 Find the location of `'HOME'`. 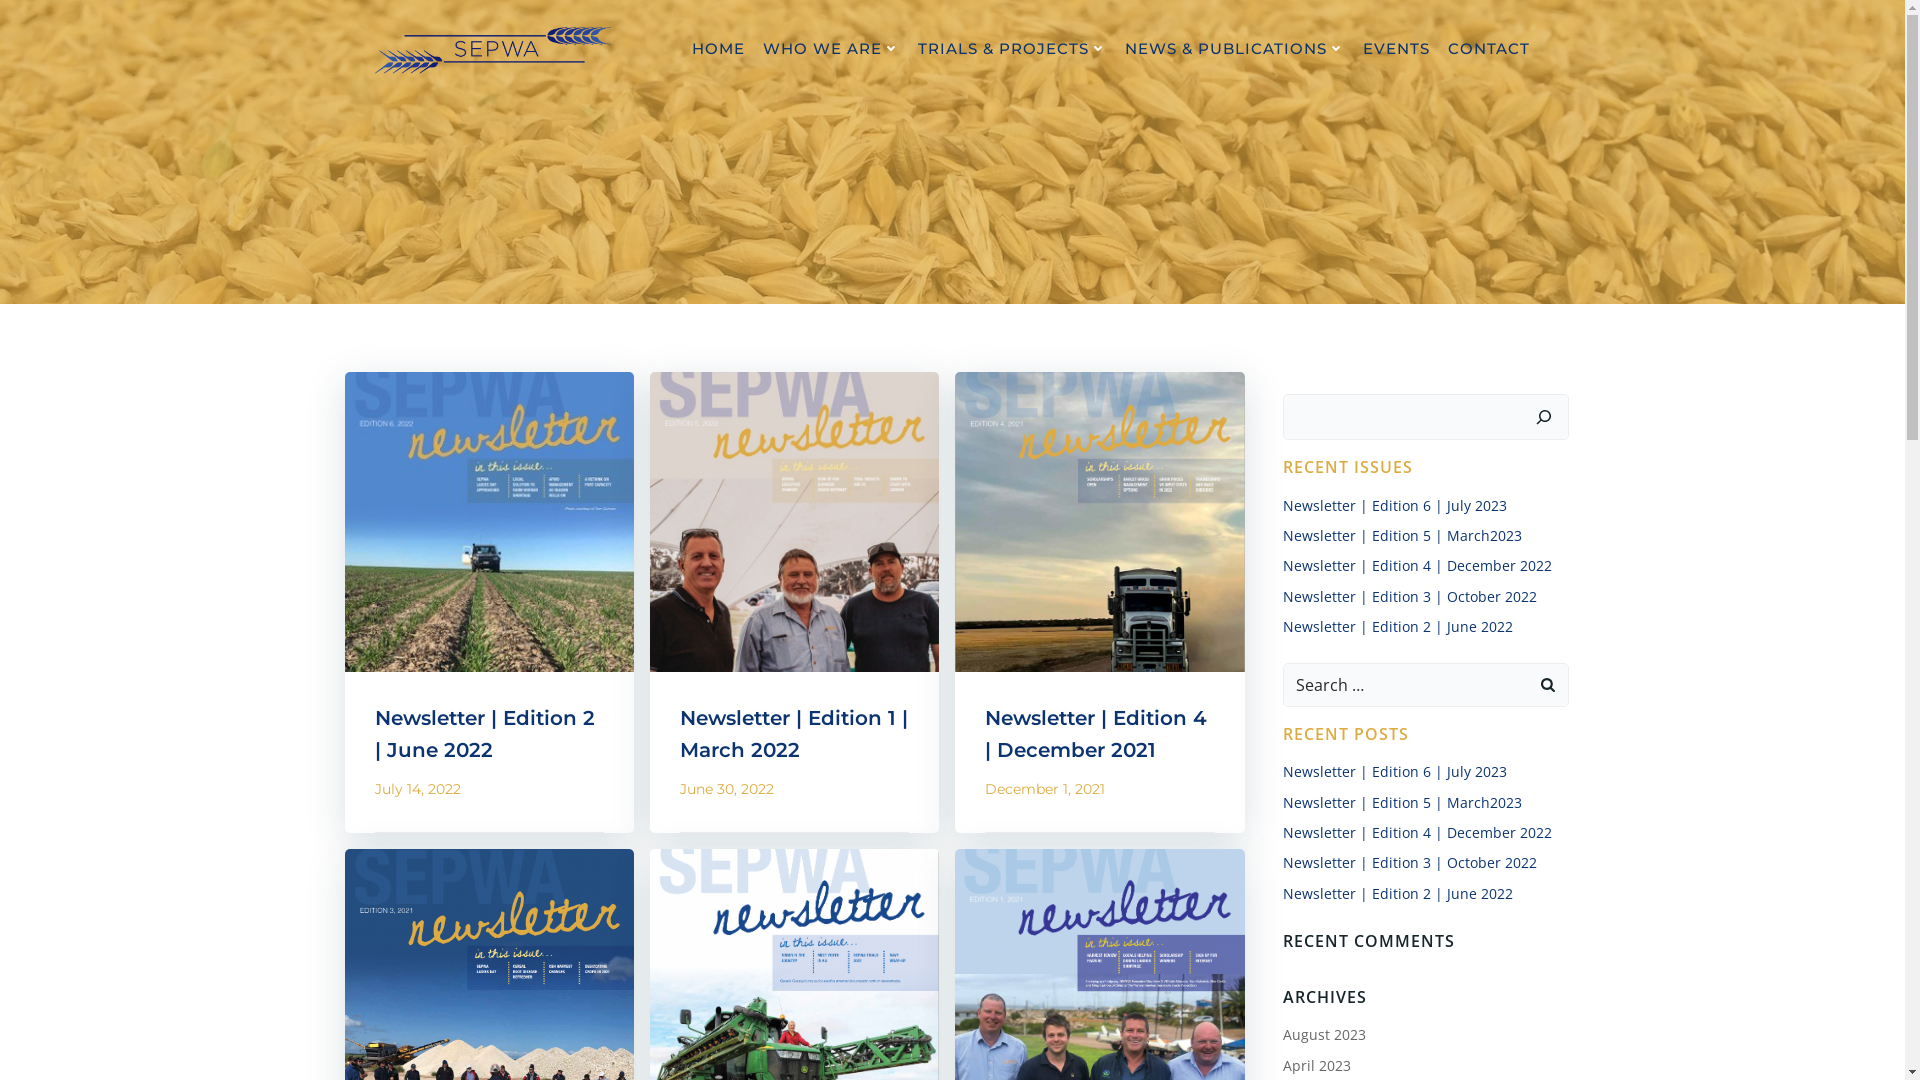

'HOME' is located at coordinates (691, 48).